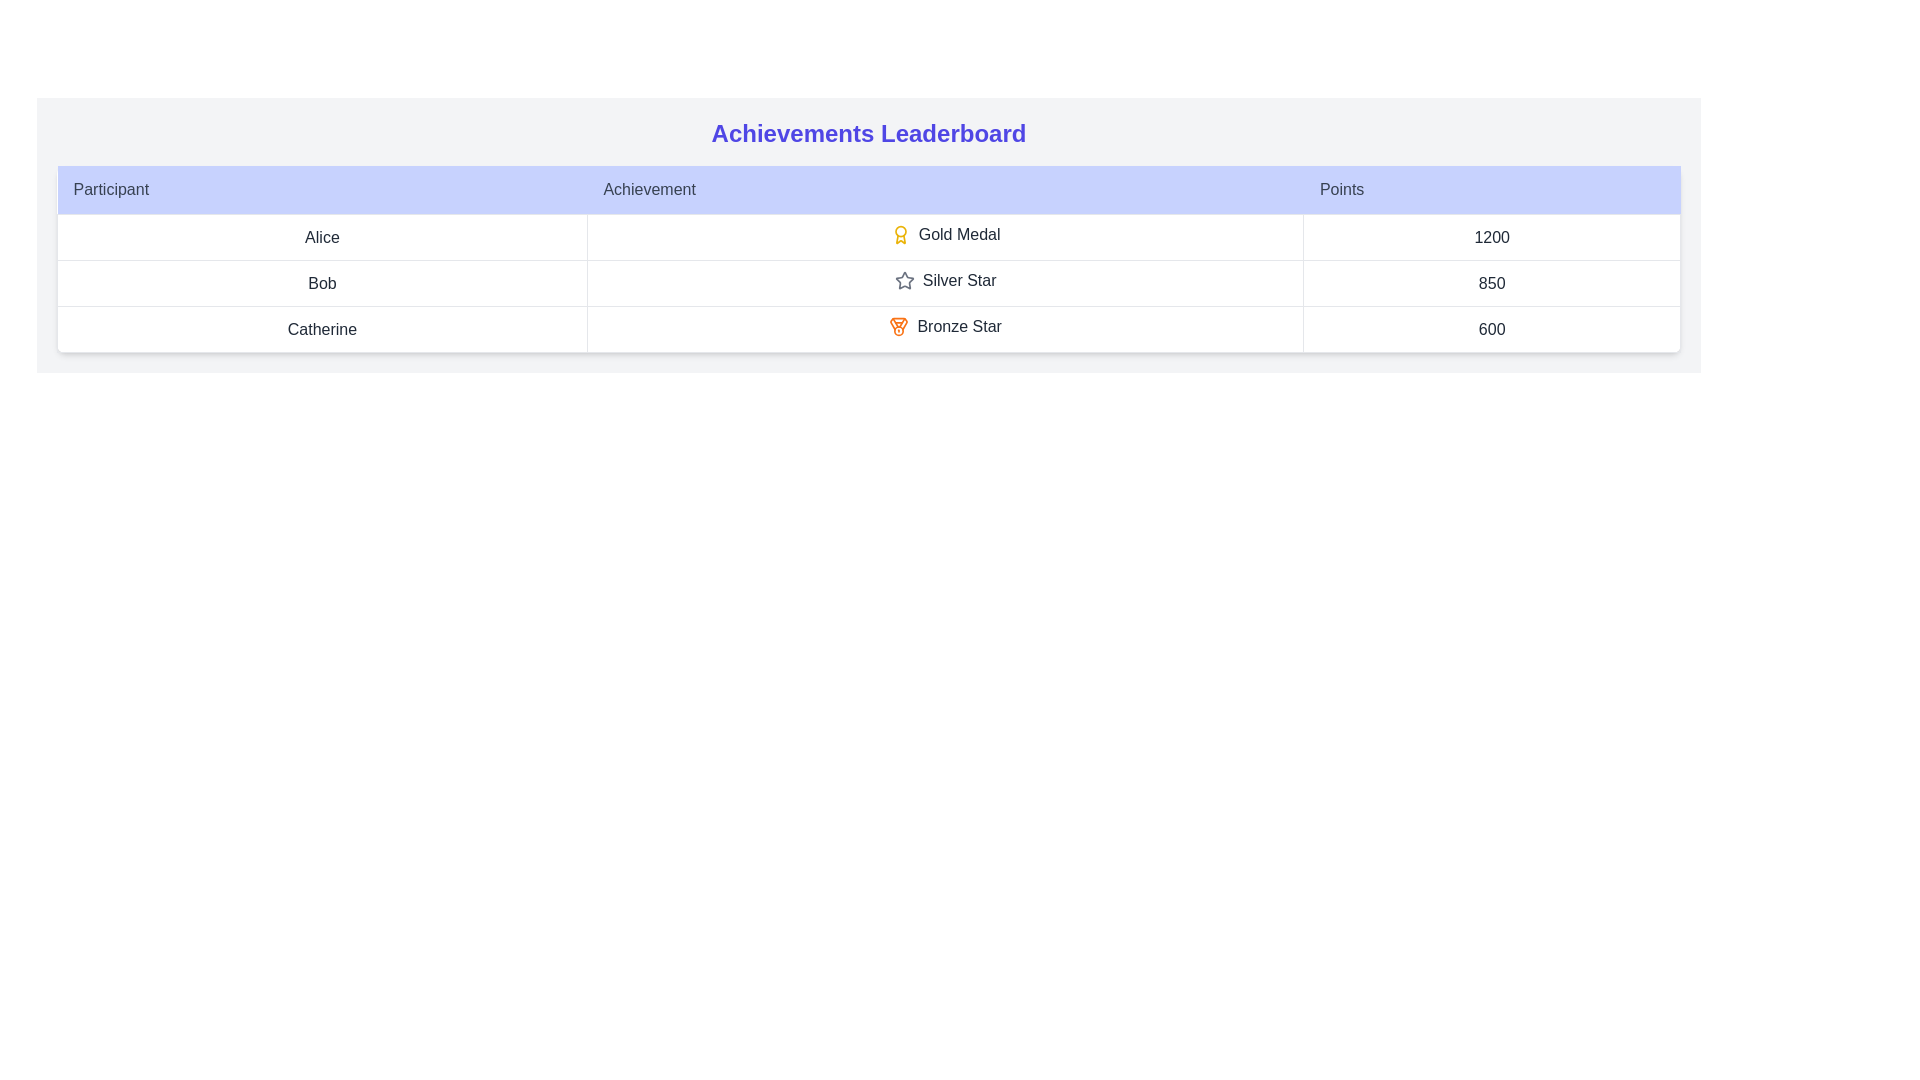 The image size is (1920, 1080). Describe the element at coordinates (944, 236) in the screenshot. I see `the text label 'Gold Medal' which is styled with a bold gray font and centered alignment, located in the second column of the first row under the 'Achievements' header in the leaderboard table` at that location.